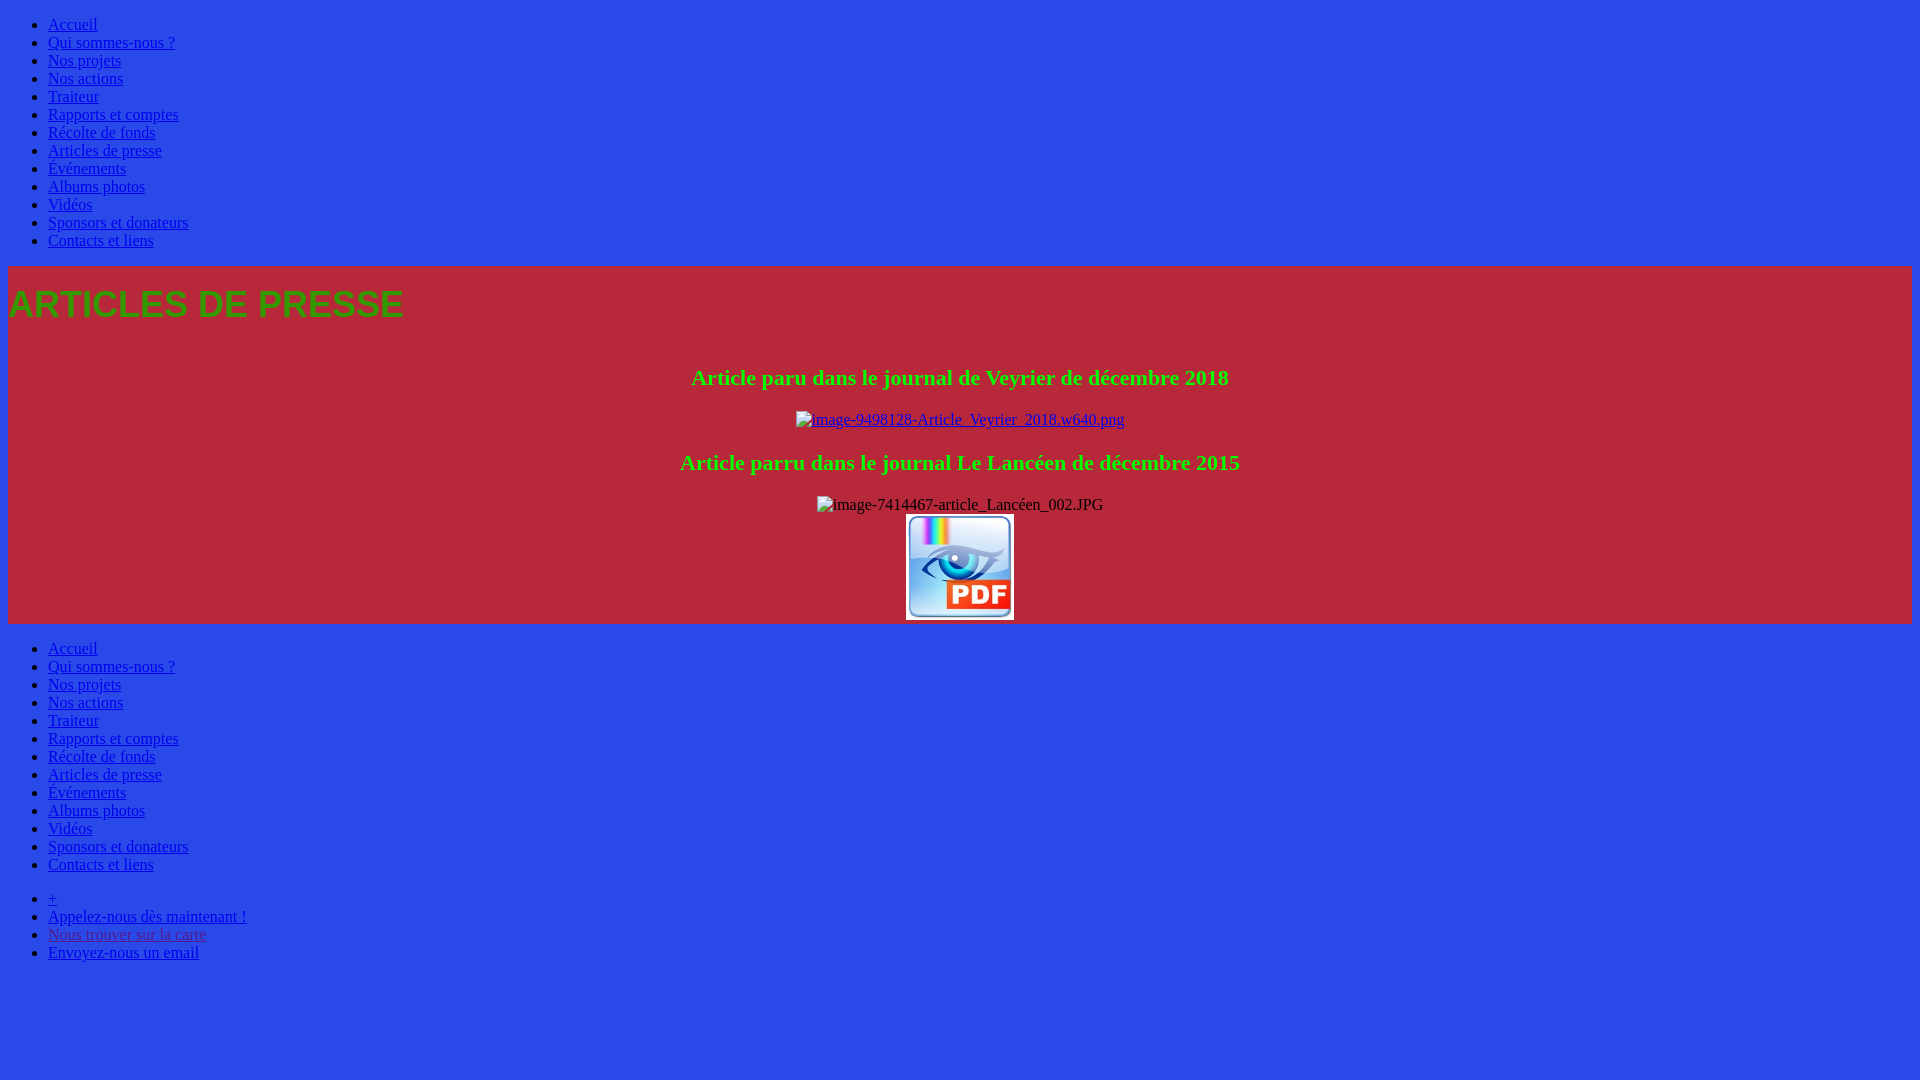 Image resolution: width=1920 pixels, height=1080 pixels. Describe the element at coordinates (72, 24) in the screenshot. I see `'Accueil'` at that location.